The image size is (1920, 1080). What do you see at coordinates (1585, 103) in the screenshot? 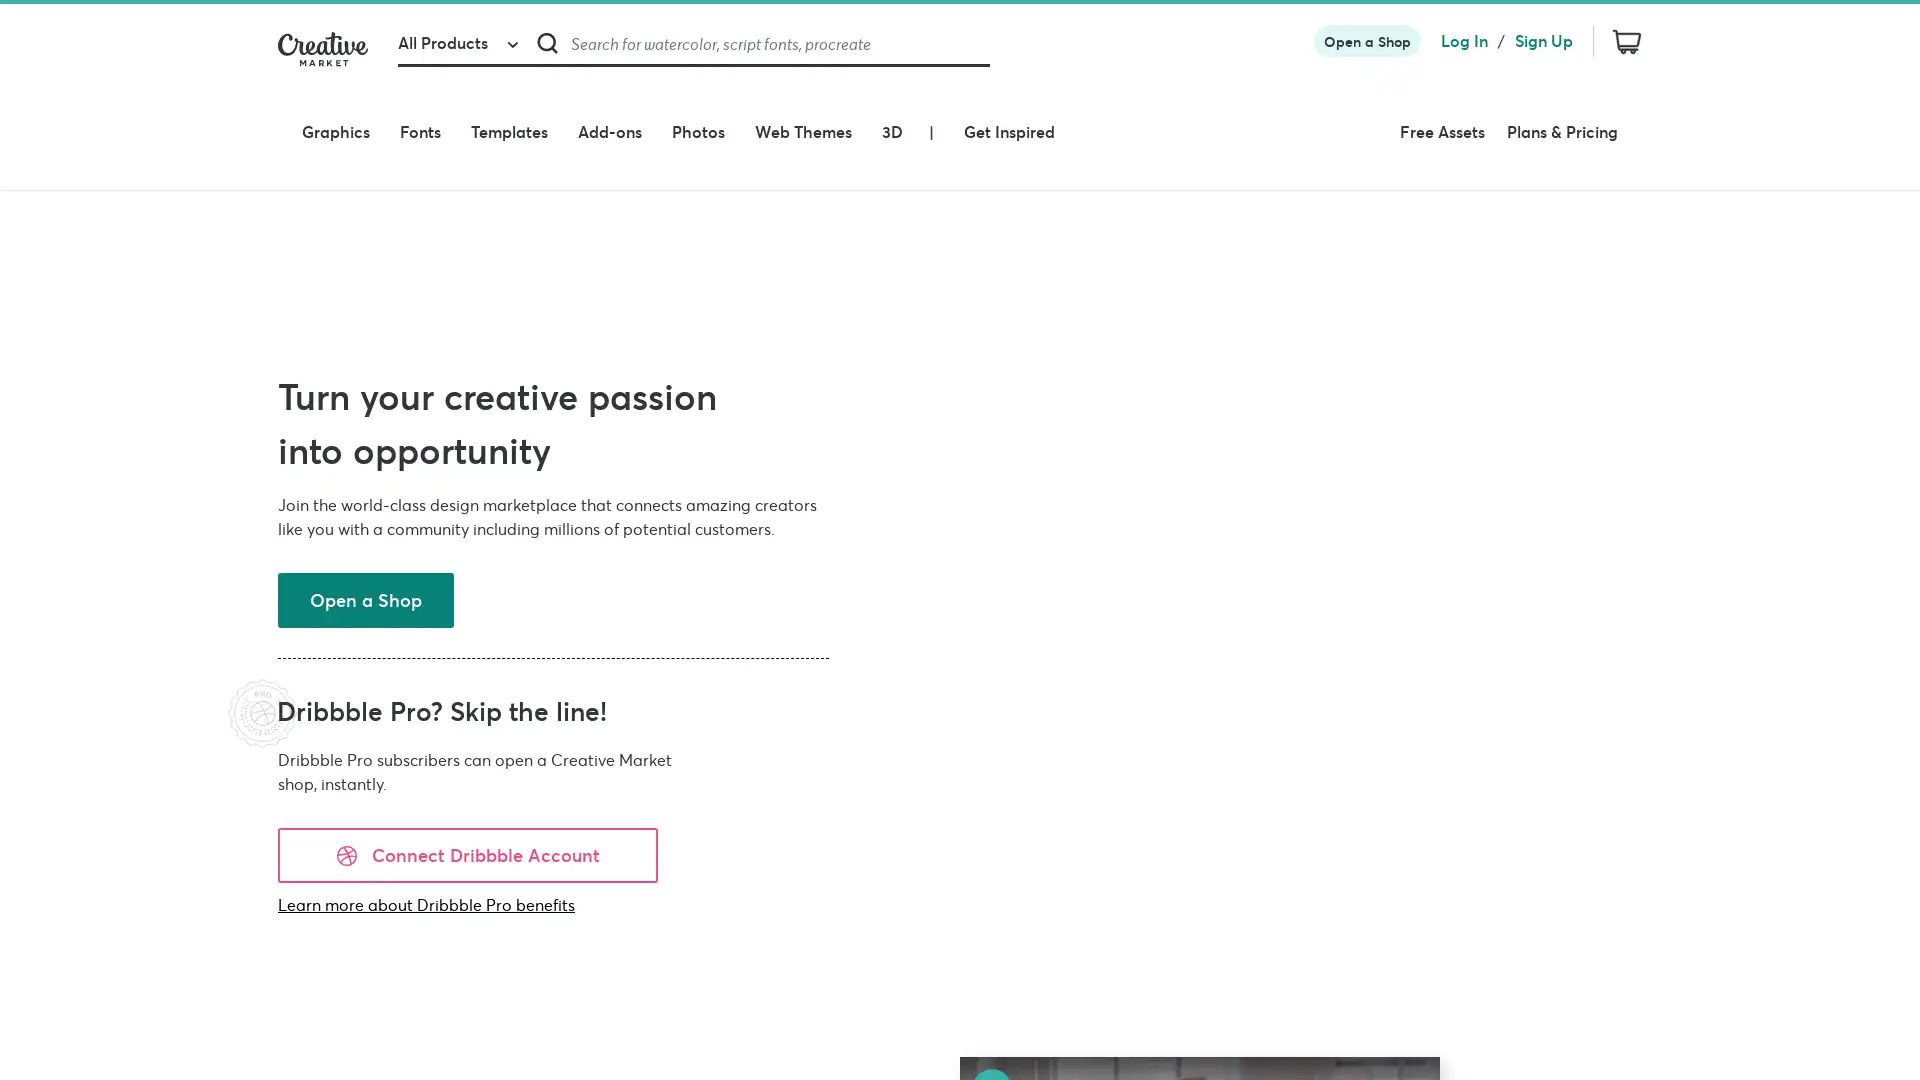
I see `Plans & Pricing` at bounding box center [1585, 103].